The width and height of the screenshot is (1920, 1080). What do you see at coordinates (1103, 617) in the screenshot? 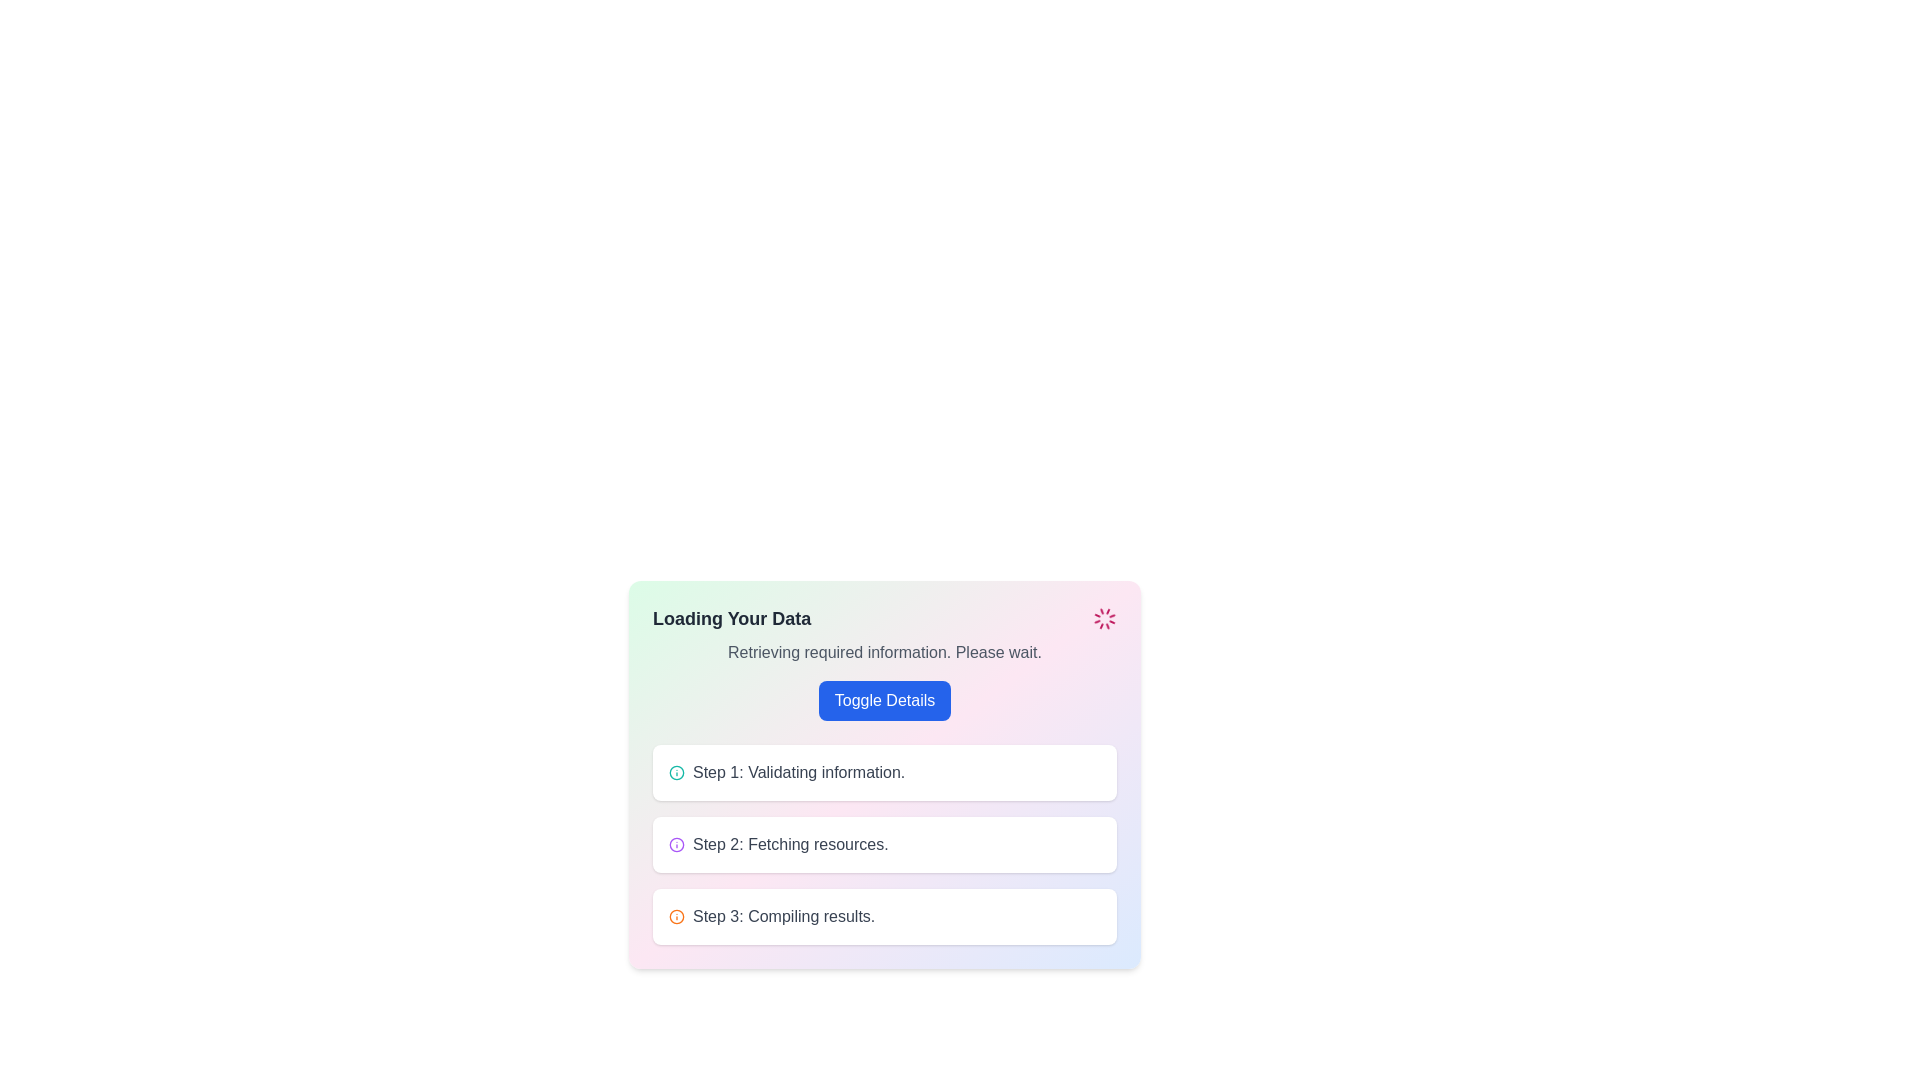
I see `the Loader icon, which is a visual indicator of an ongoing loading process, positioned to the far right of the 'Loading Your Data' box` at bounding box center [1103, 617].